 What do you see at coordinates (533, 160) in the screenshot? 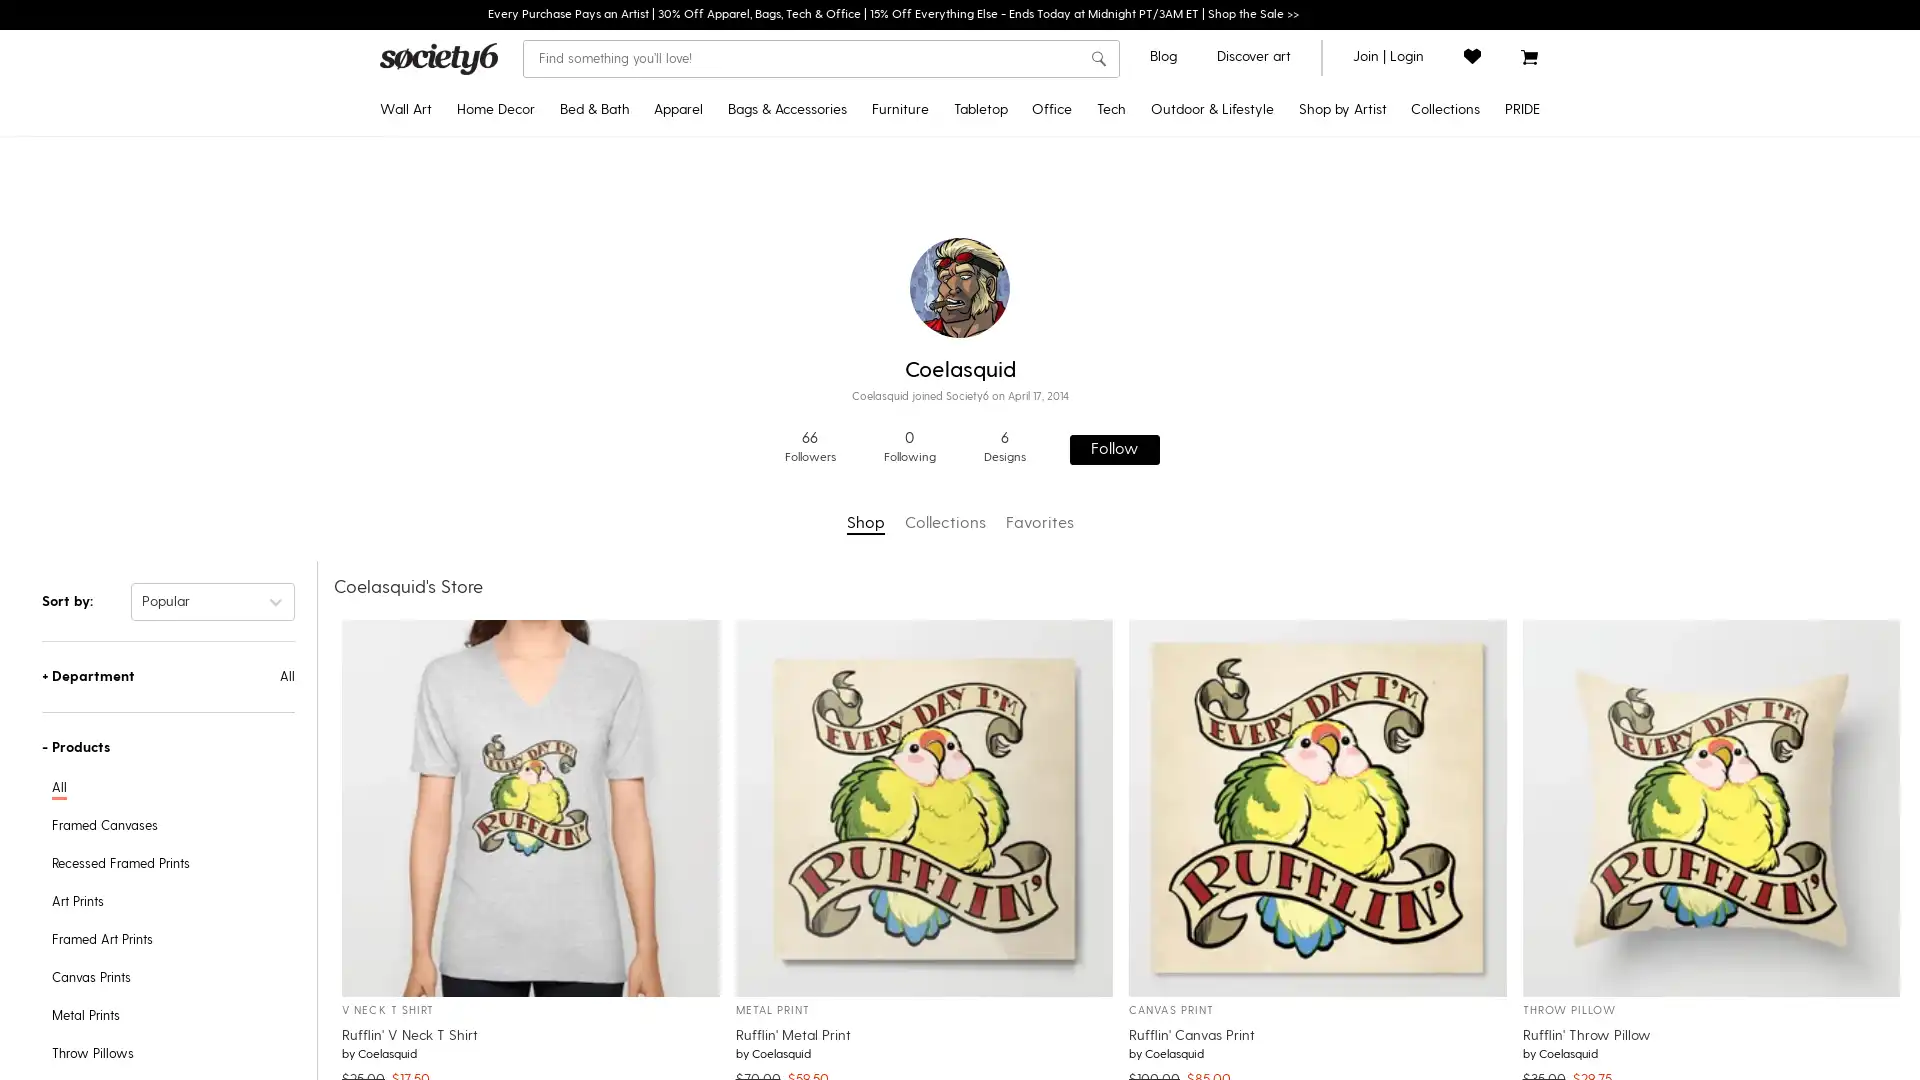
I see `Tapestries` at bounding box center [533, 160].